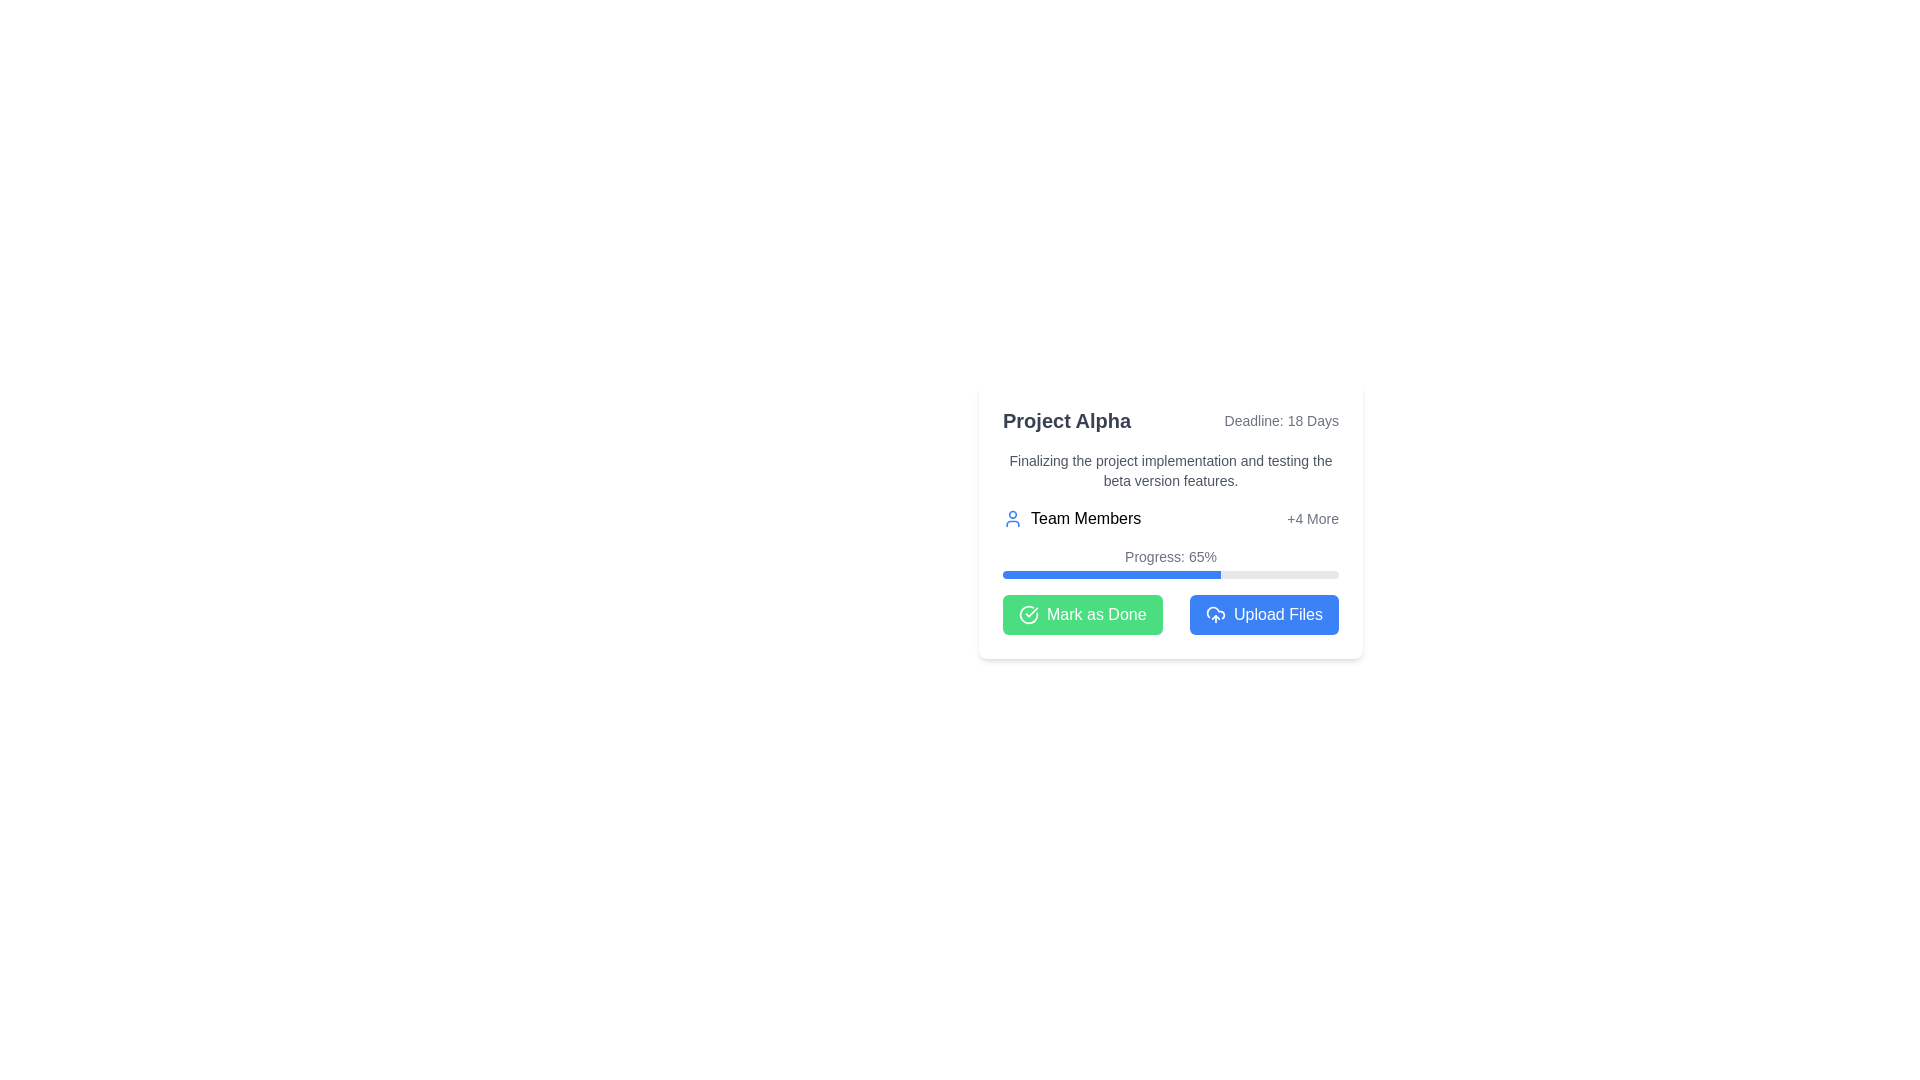 This screenshot has height=1080, width=1920. What do you see at coordinates (1081, 613) in the screenshot?
I see `the green rectangular button labeled 'Mark as Done' located below the 'Progress: 65%' text to mark the task as completed` at bounding box center [1081, 613].